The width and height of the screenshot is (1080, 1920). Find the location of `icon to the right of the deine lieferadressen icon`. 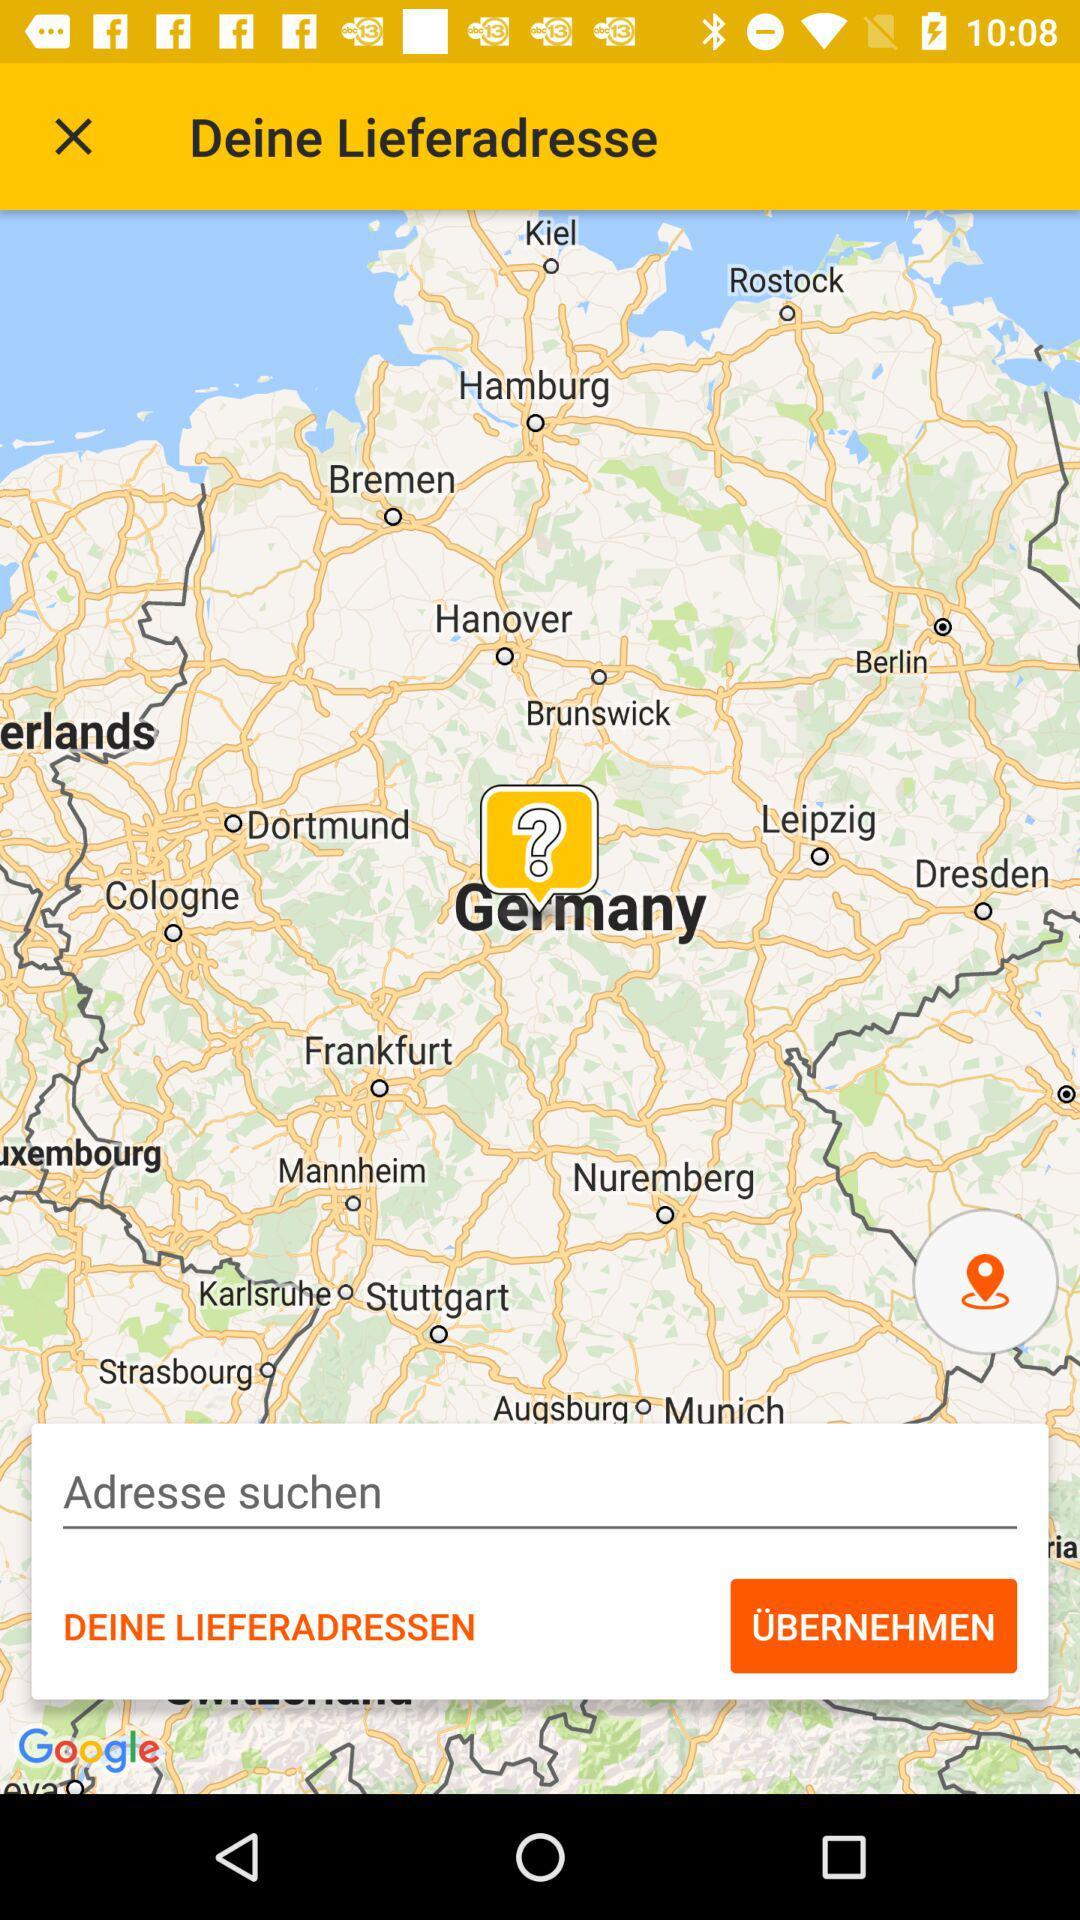

icon to the right of the deine lieferadressen icon is located at coordinates (872, 1626).